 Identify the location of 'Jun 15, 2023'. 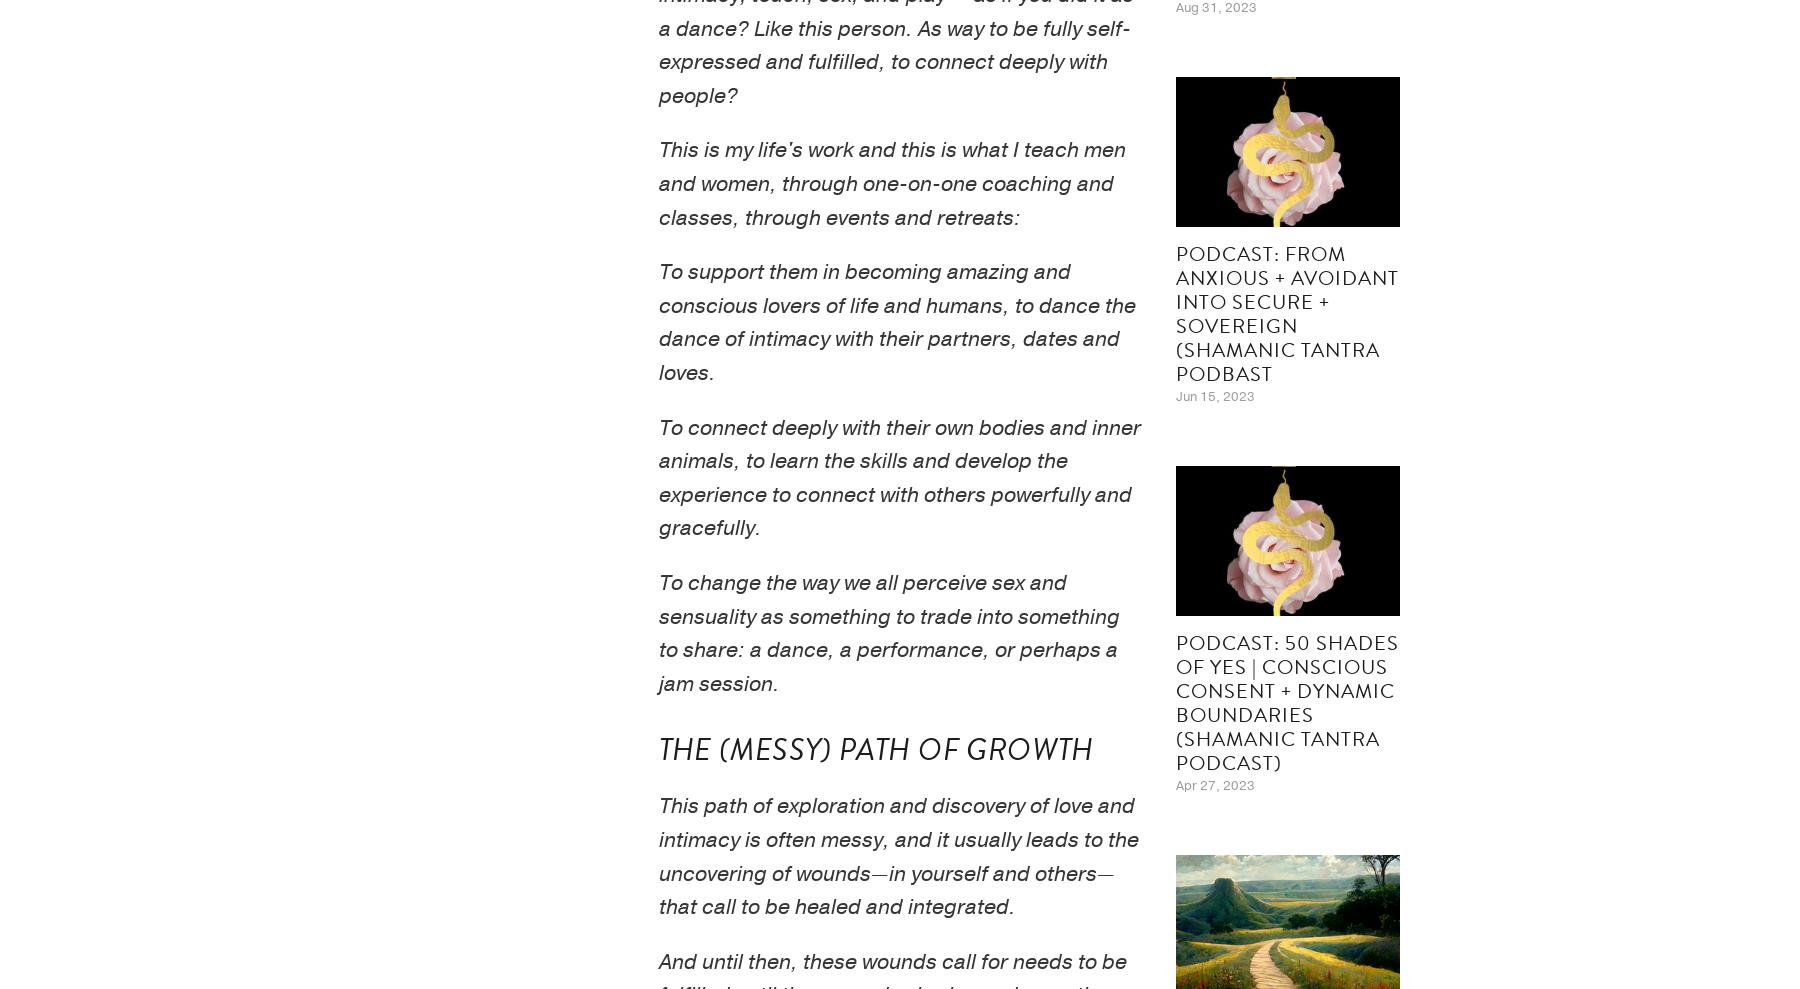
(1213, 395).